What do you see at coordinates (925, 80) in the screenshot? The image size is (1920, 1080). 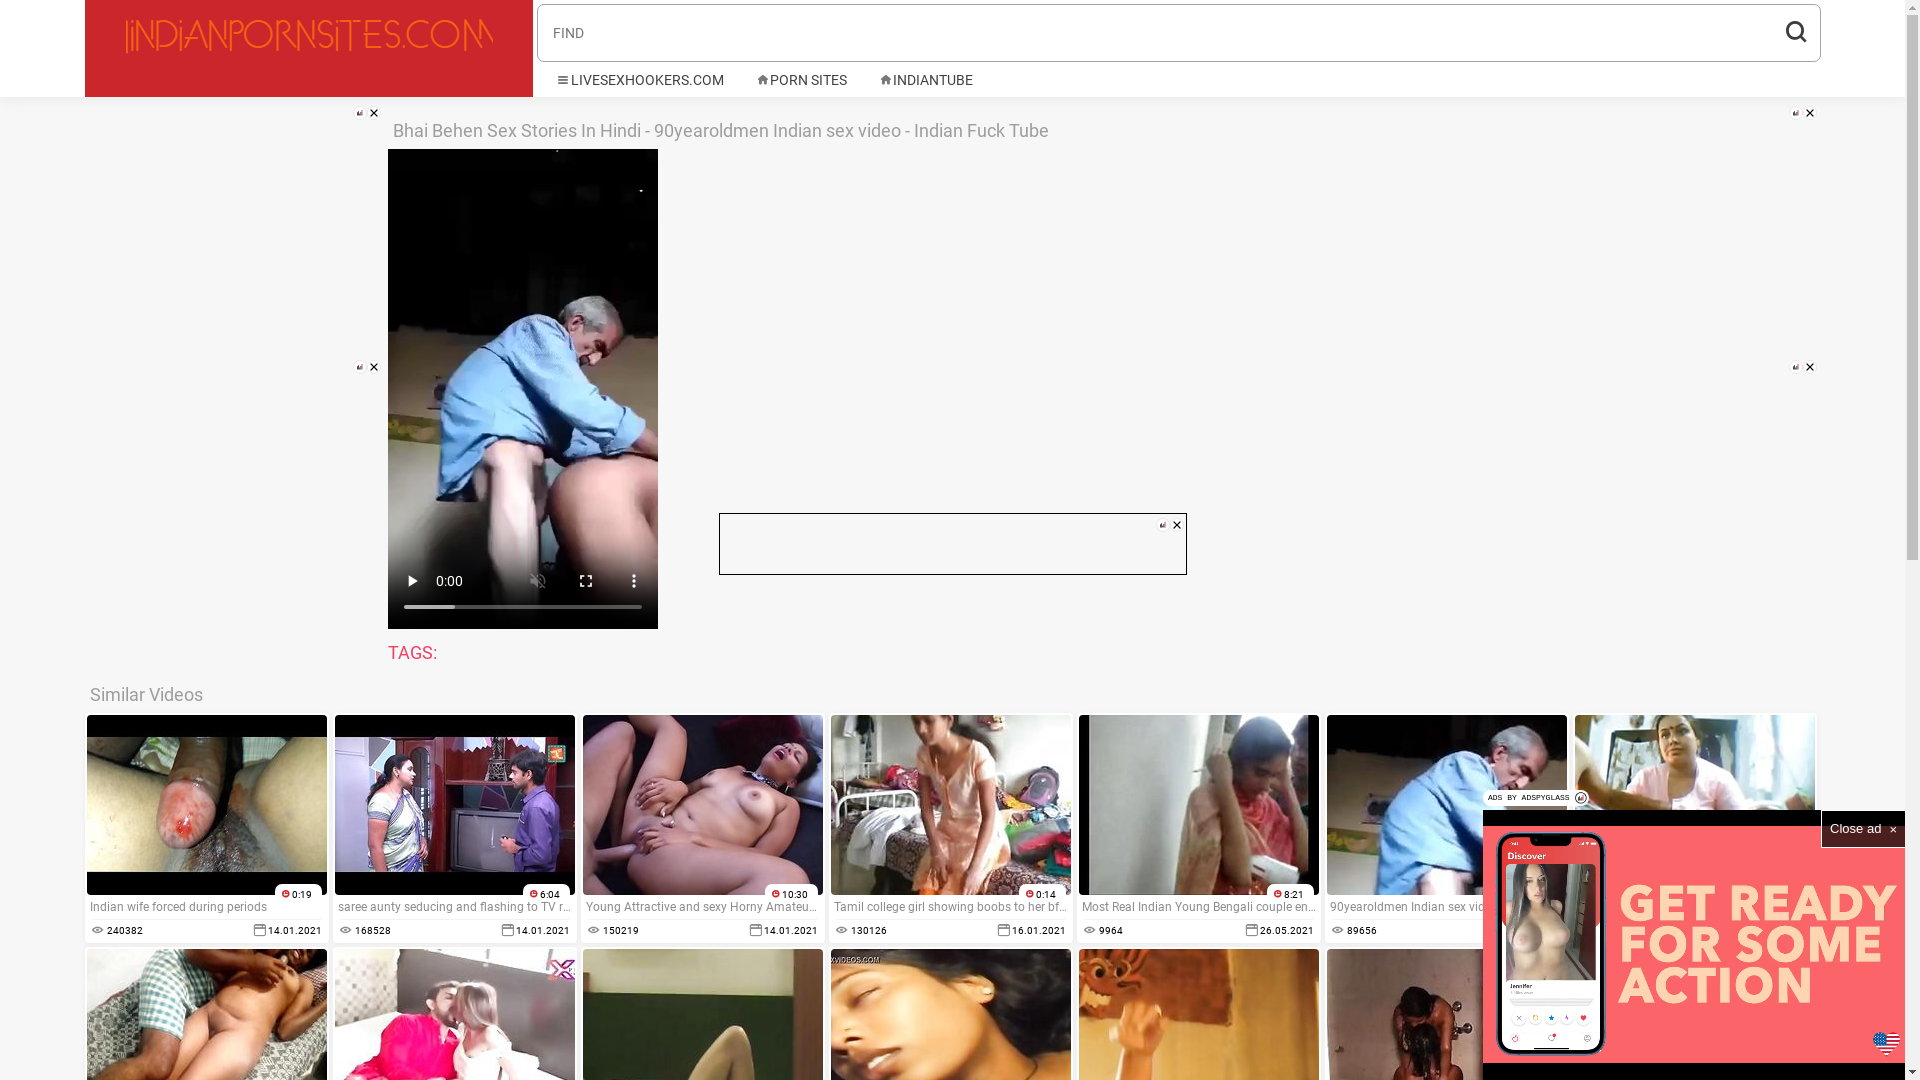 I see `'INDIANTUBE'` at bounding box center [925, 80].